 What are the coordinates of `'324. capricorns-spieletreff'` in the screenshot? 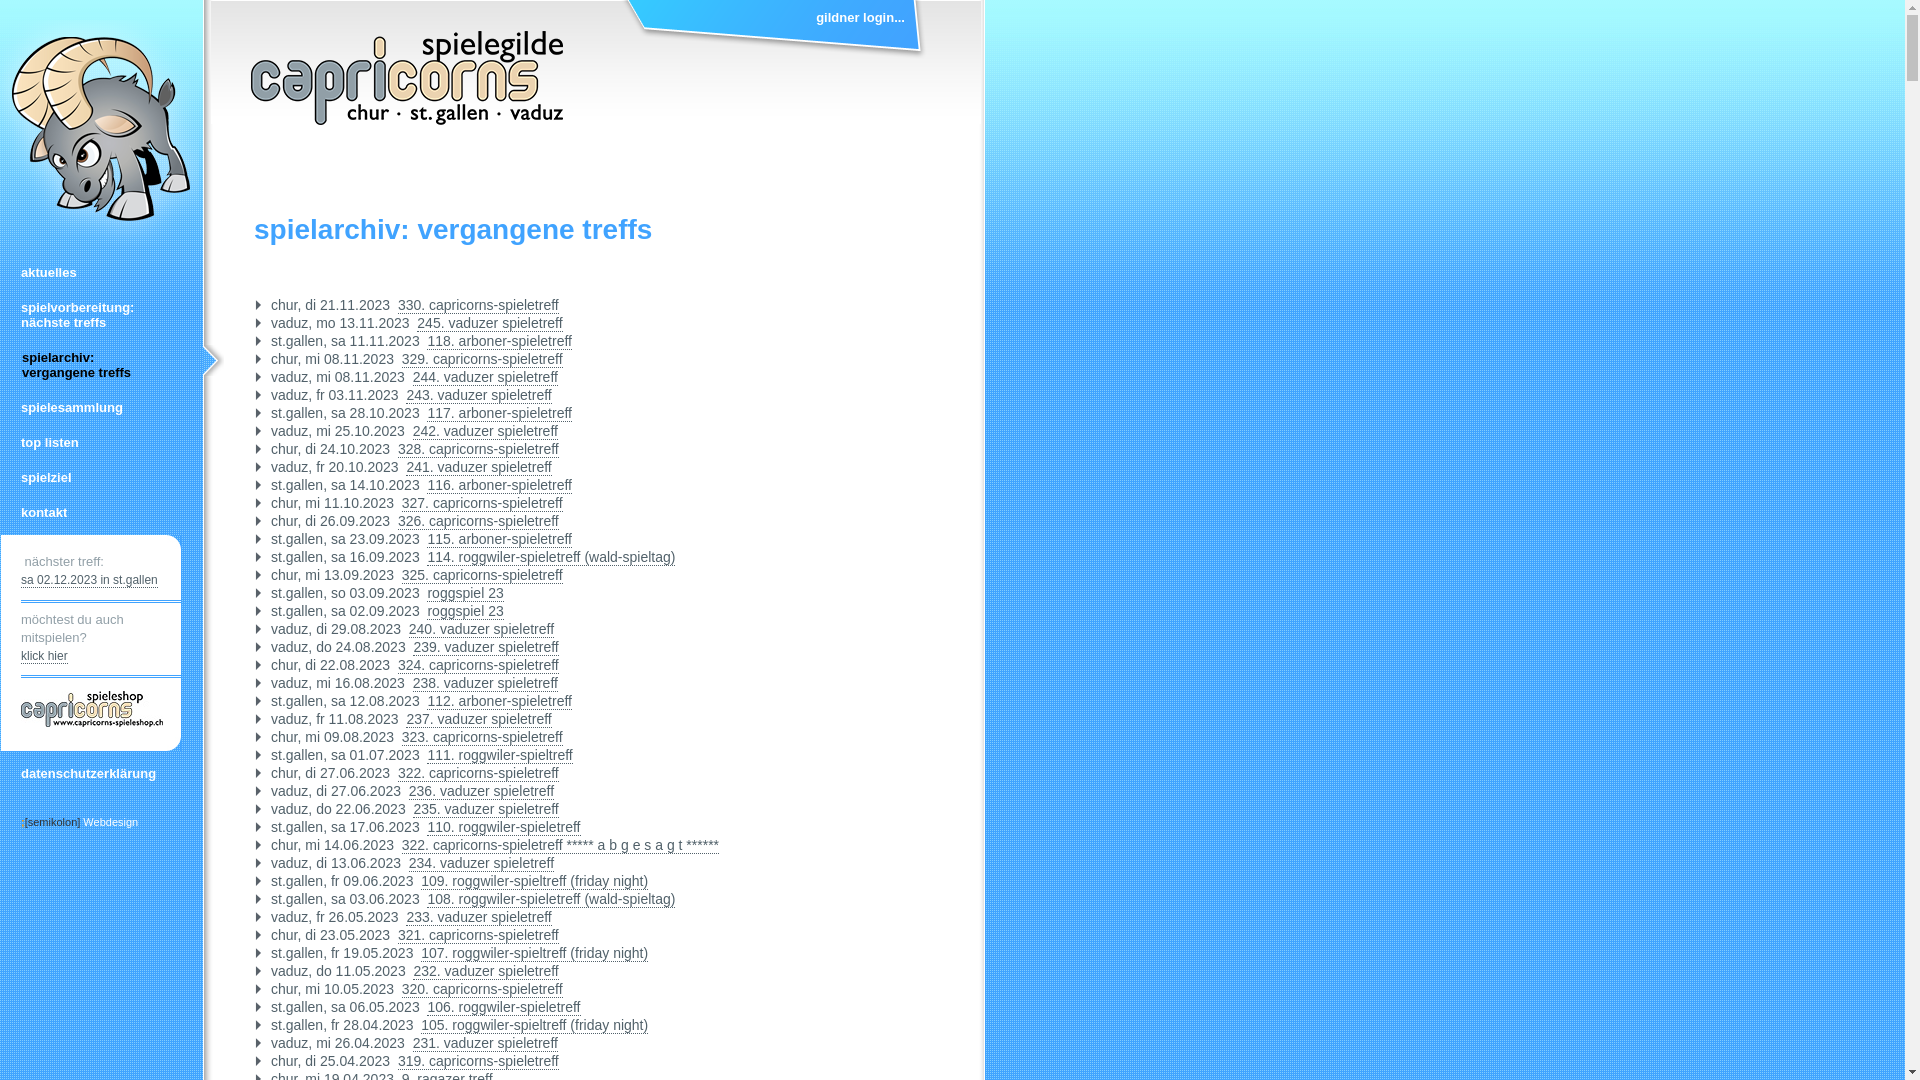 It's located at (477, 665).